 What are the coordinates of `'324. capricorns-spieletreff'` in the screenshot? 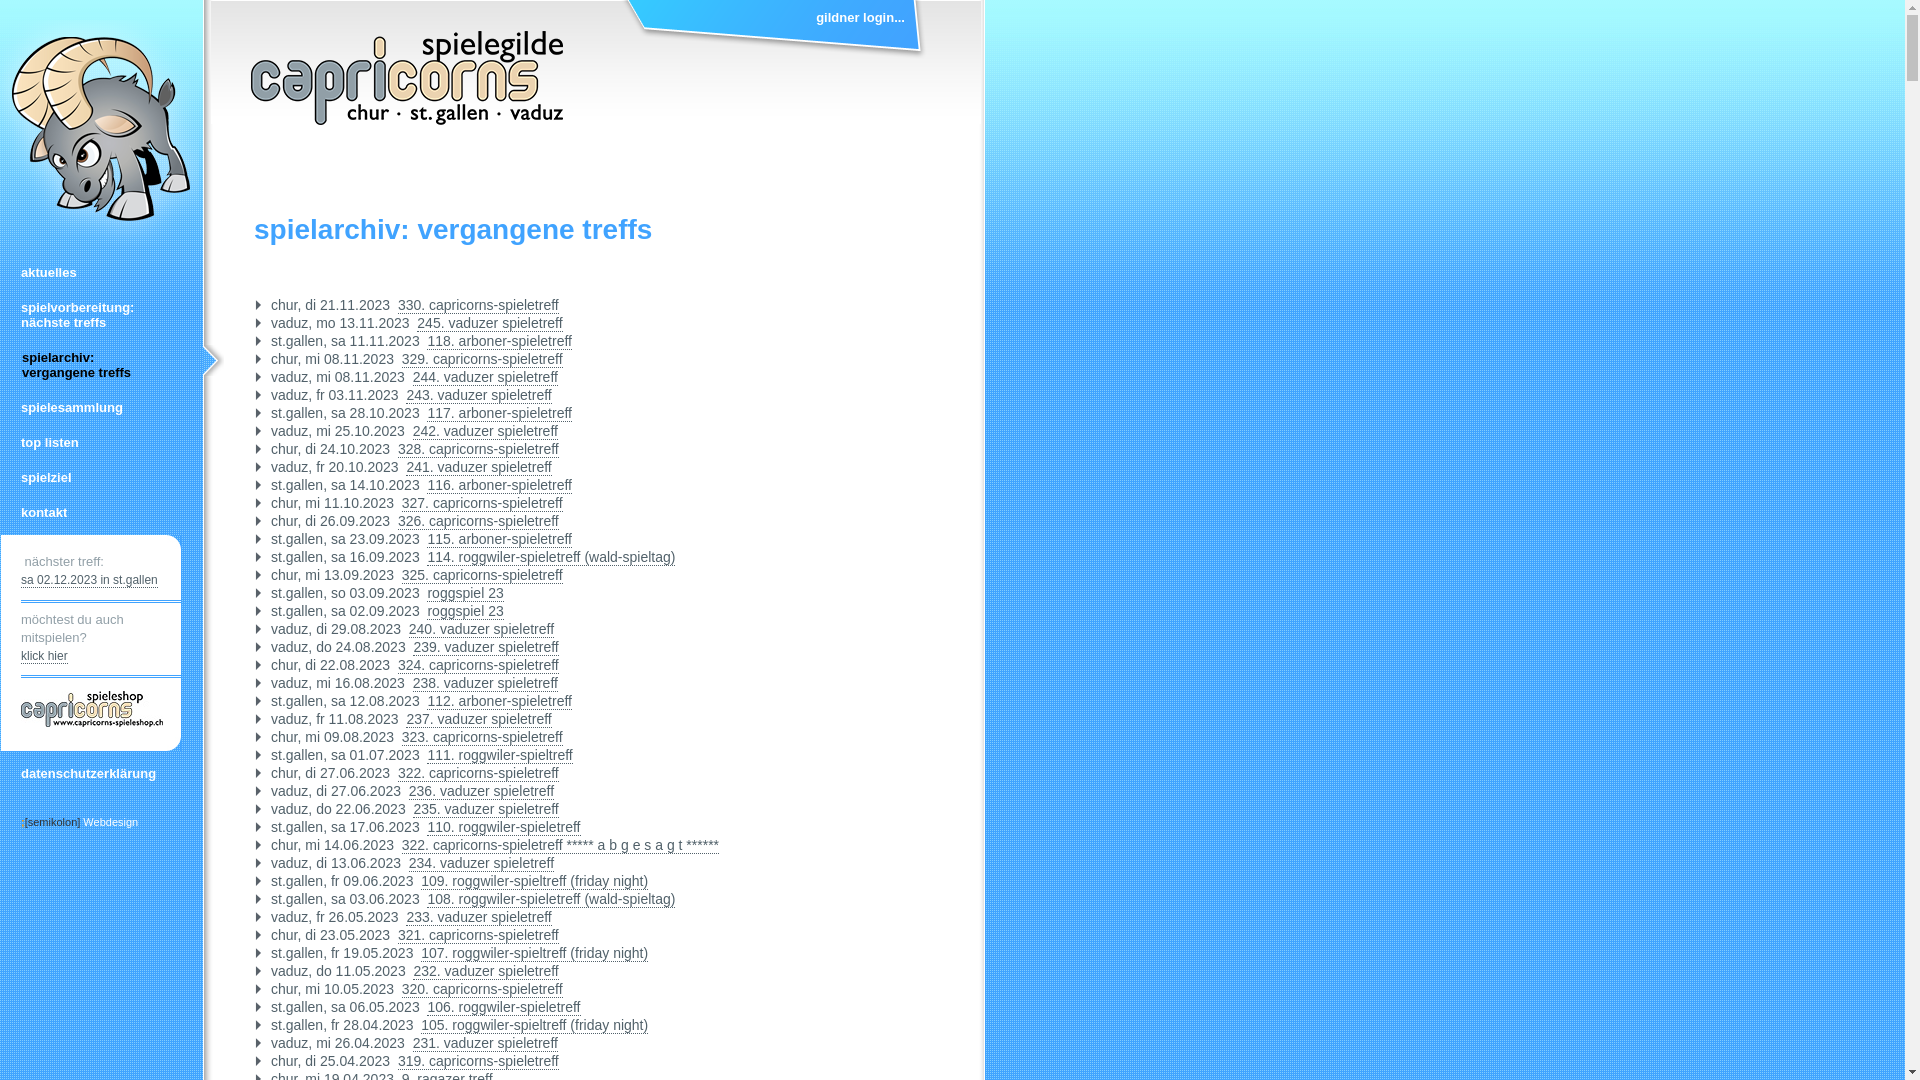 It's located at (477, 665).